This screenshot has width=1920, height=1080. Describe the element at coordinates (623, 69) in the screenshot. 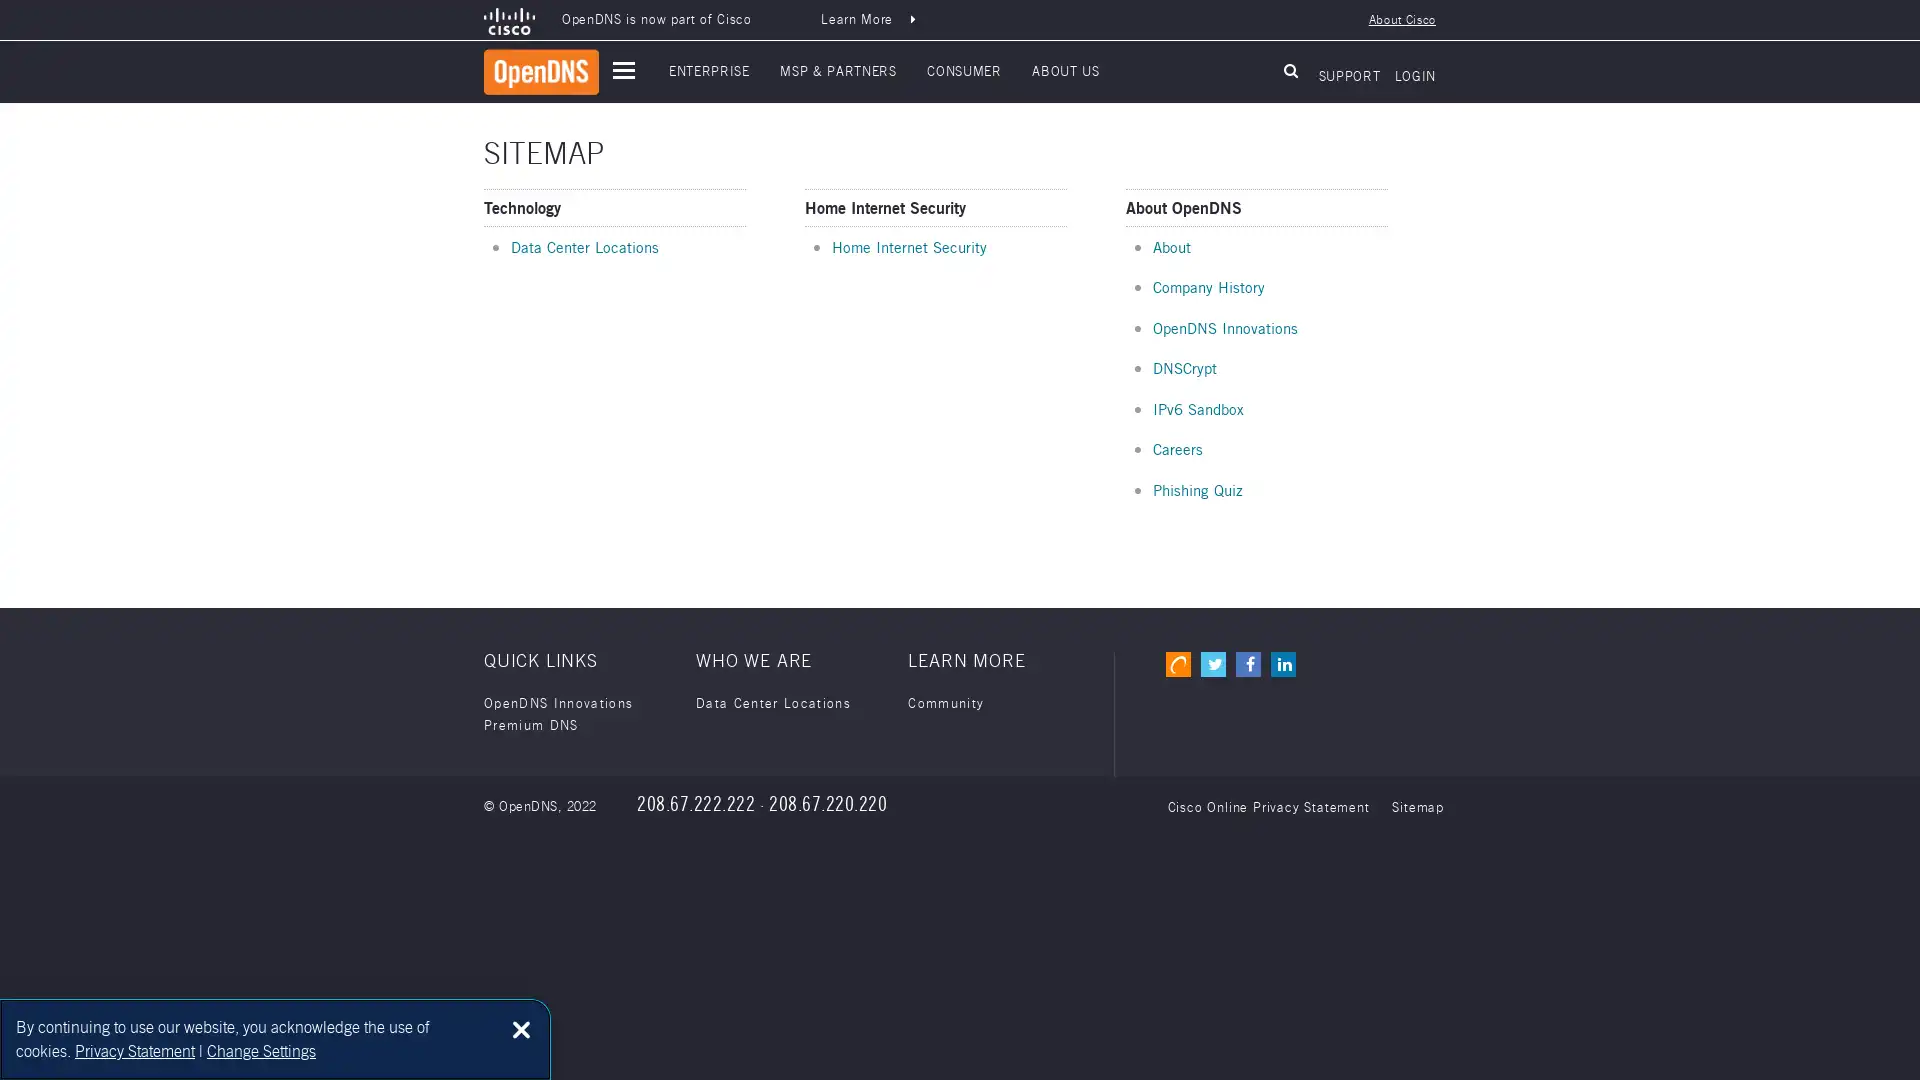

I see `open main navigation` at that location.